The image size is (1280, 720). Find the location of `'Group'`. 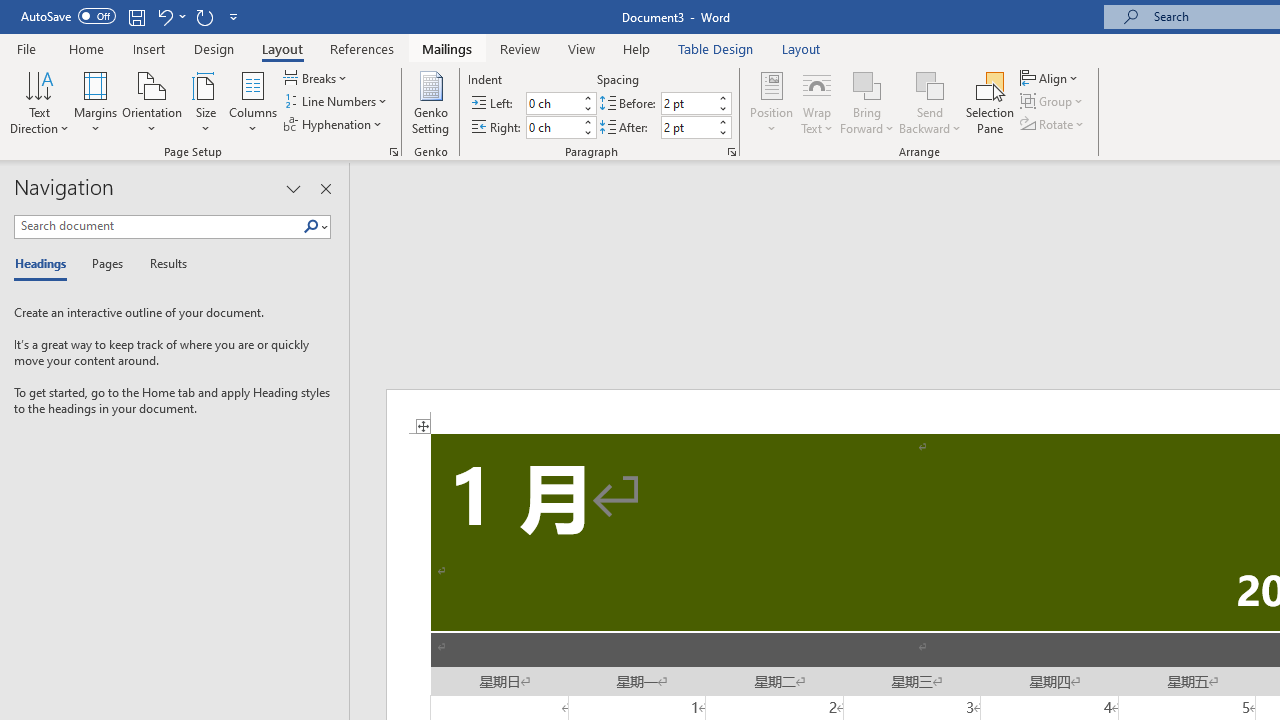

'Group' is located at coordinates (1053, 101).